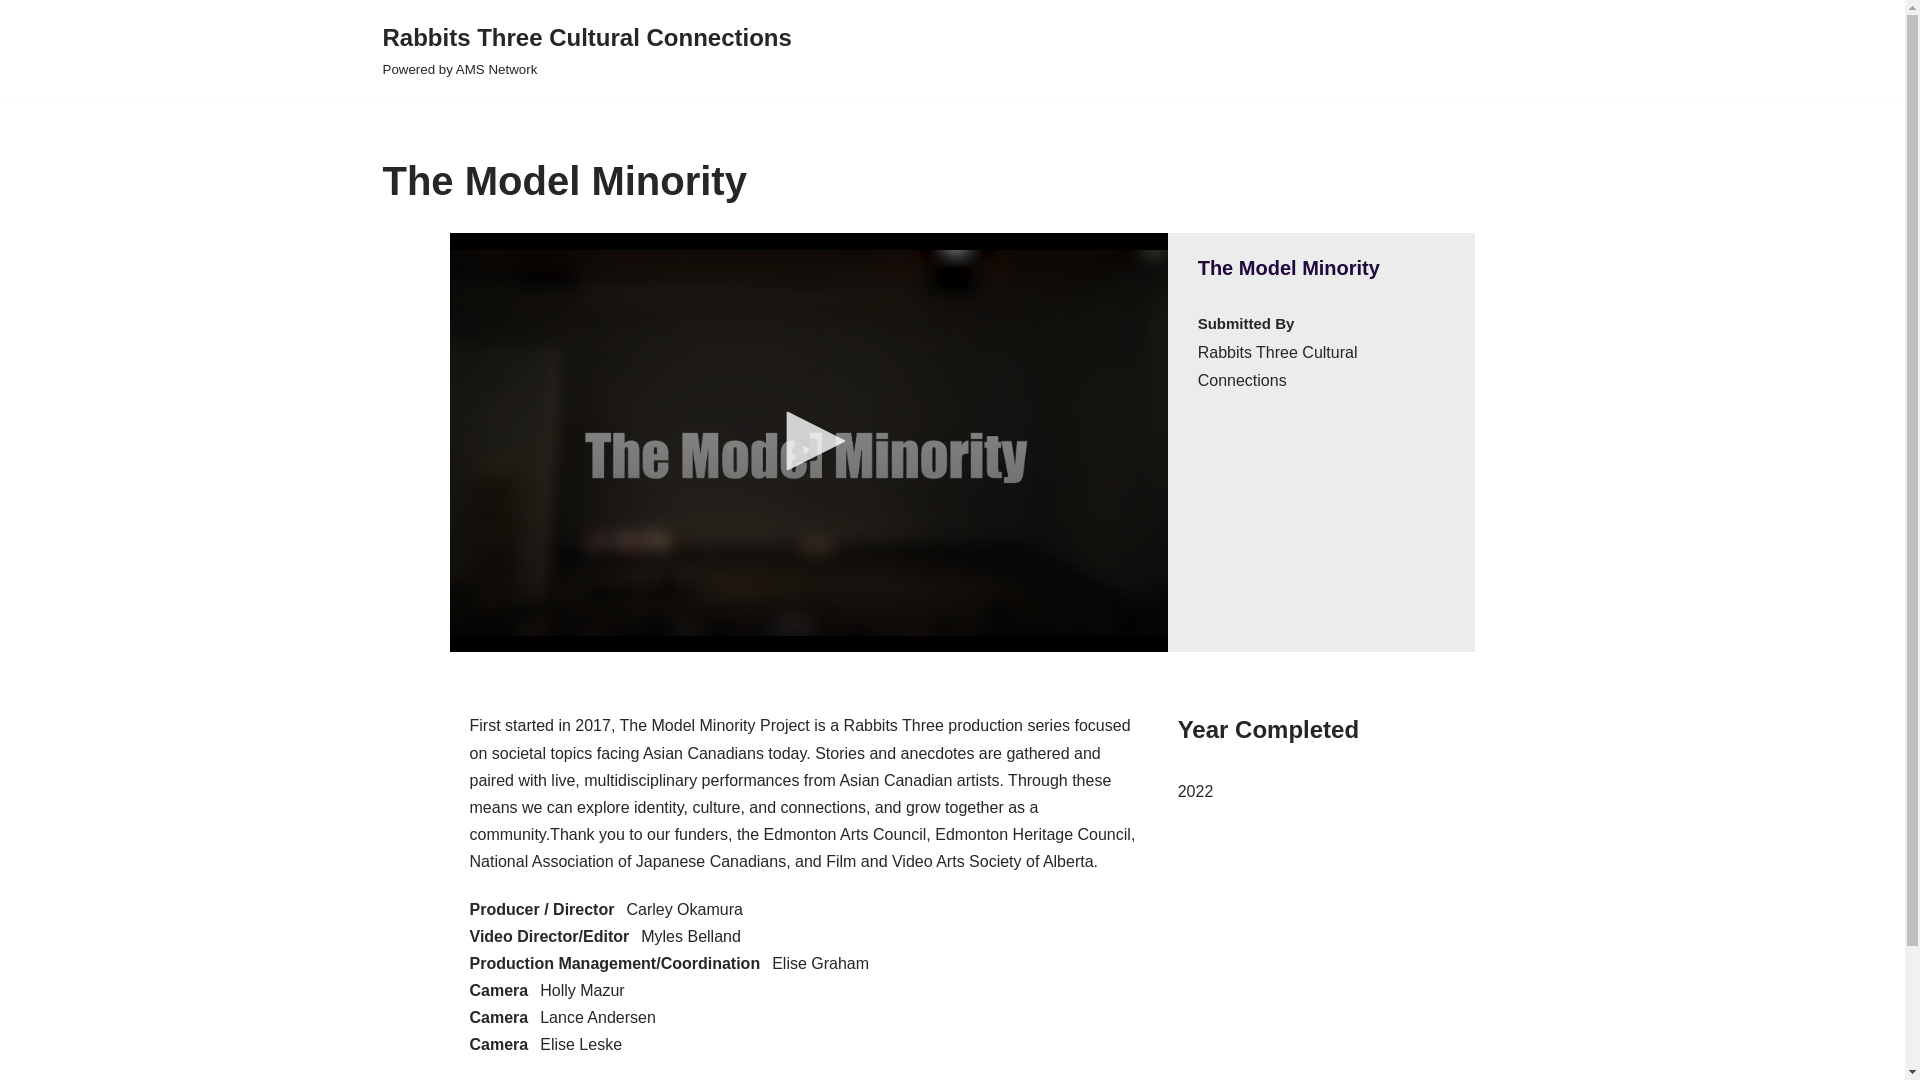 This screenshot has height=1080, width=1920. What do you see at coordinates (14, 42) in the screenshot?
I see `'Skip to content'` at bounding box center [14, 42].